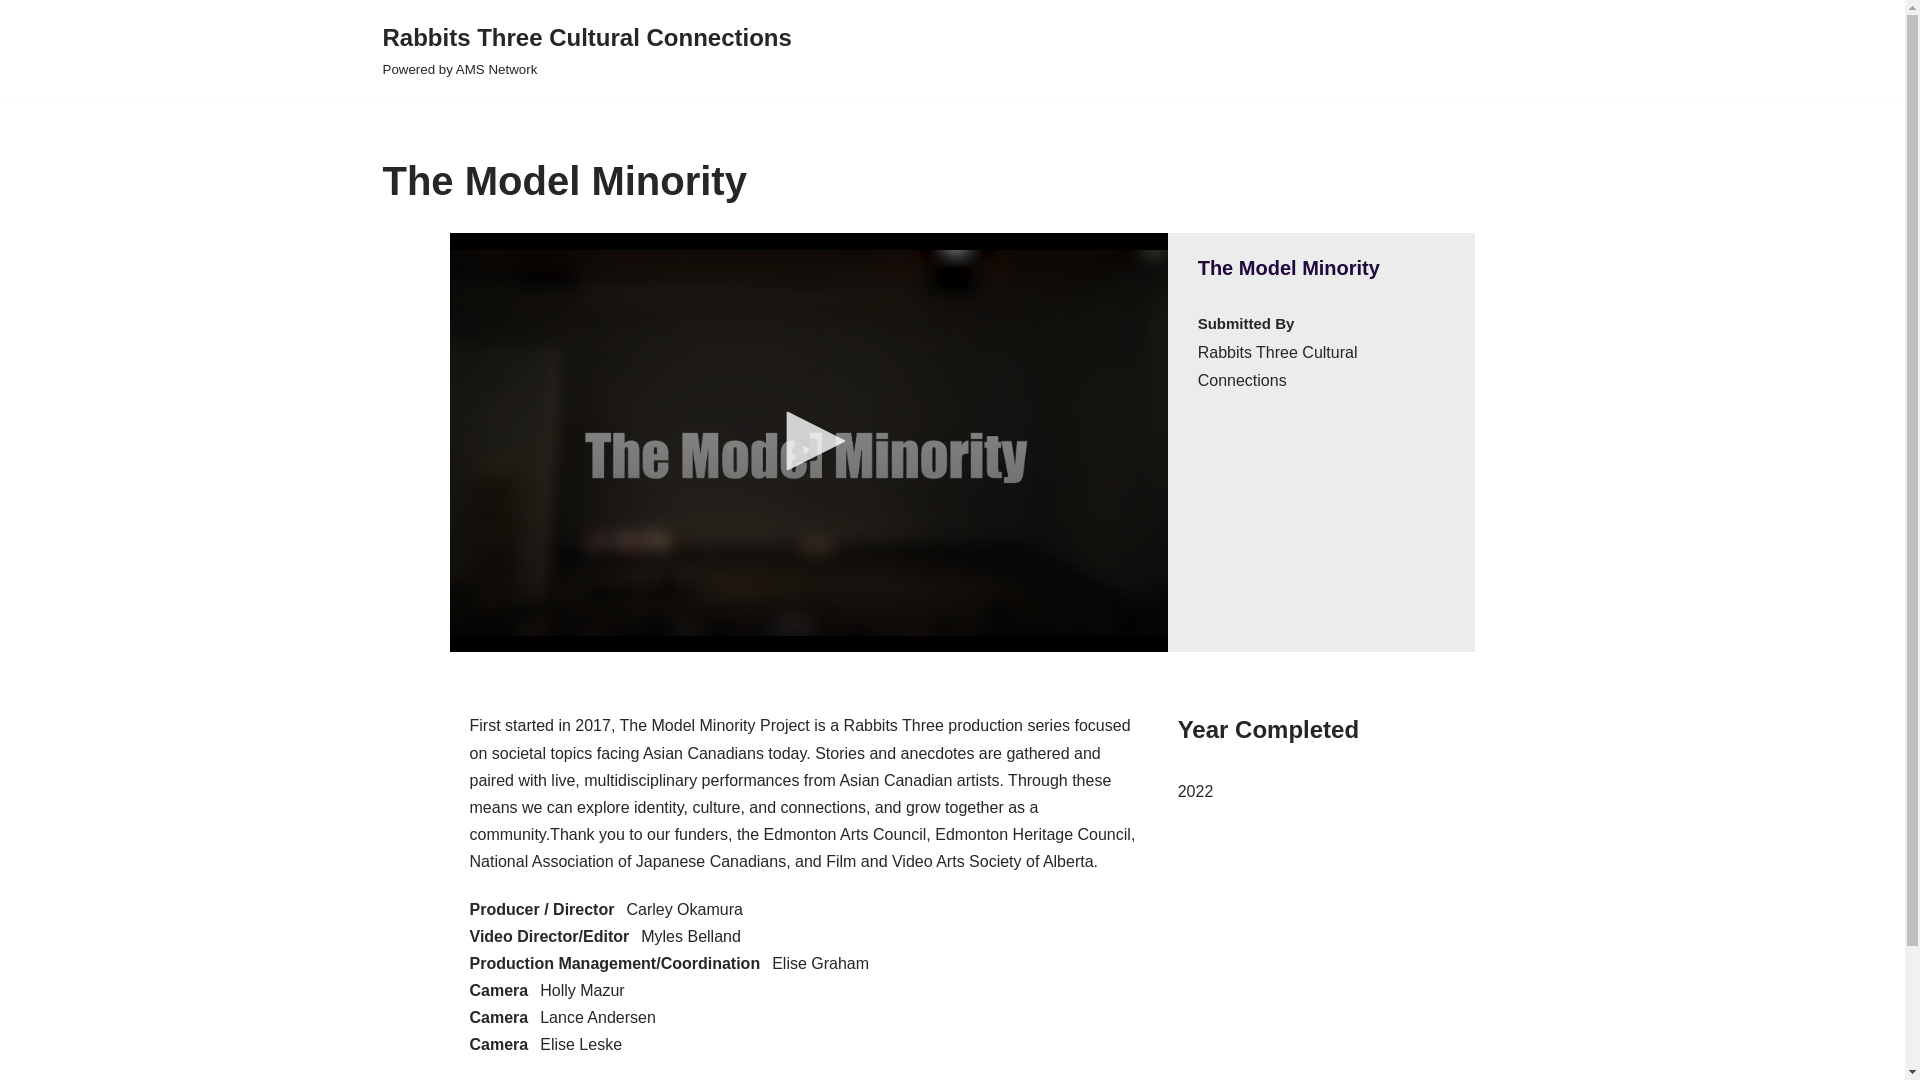 This screenshot has height=1080, width=1920. What do you see at coordinates (14, 42) in the screenshot?
I see `'Skip to content'` at bounding box center [14, 42].